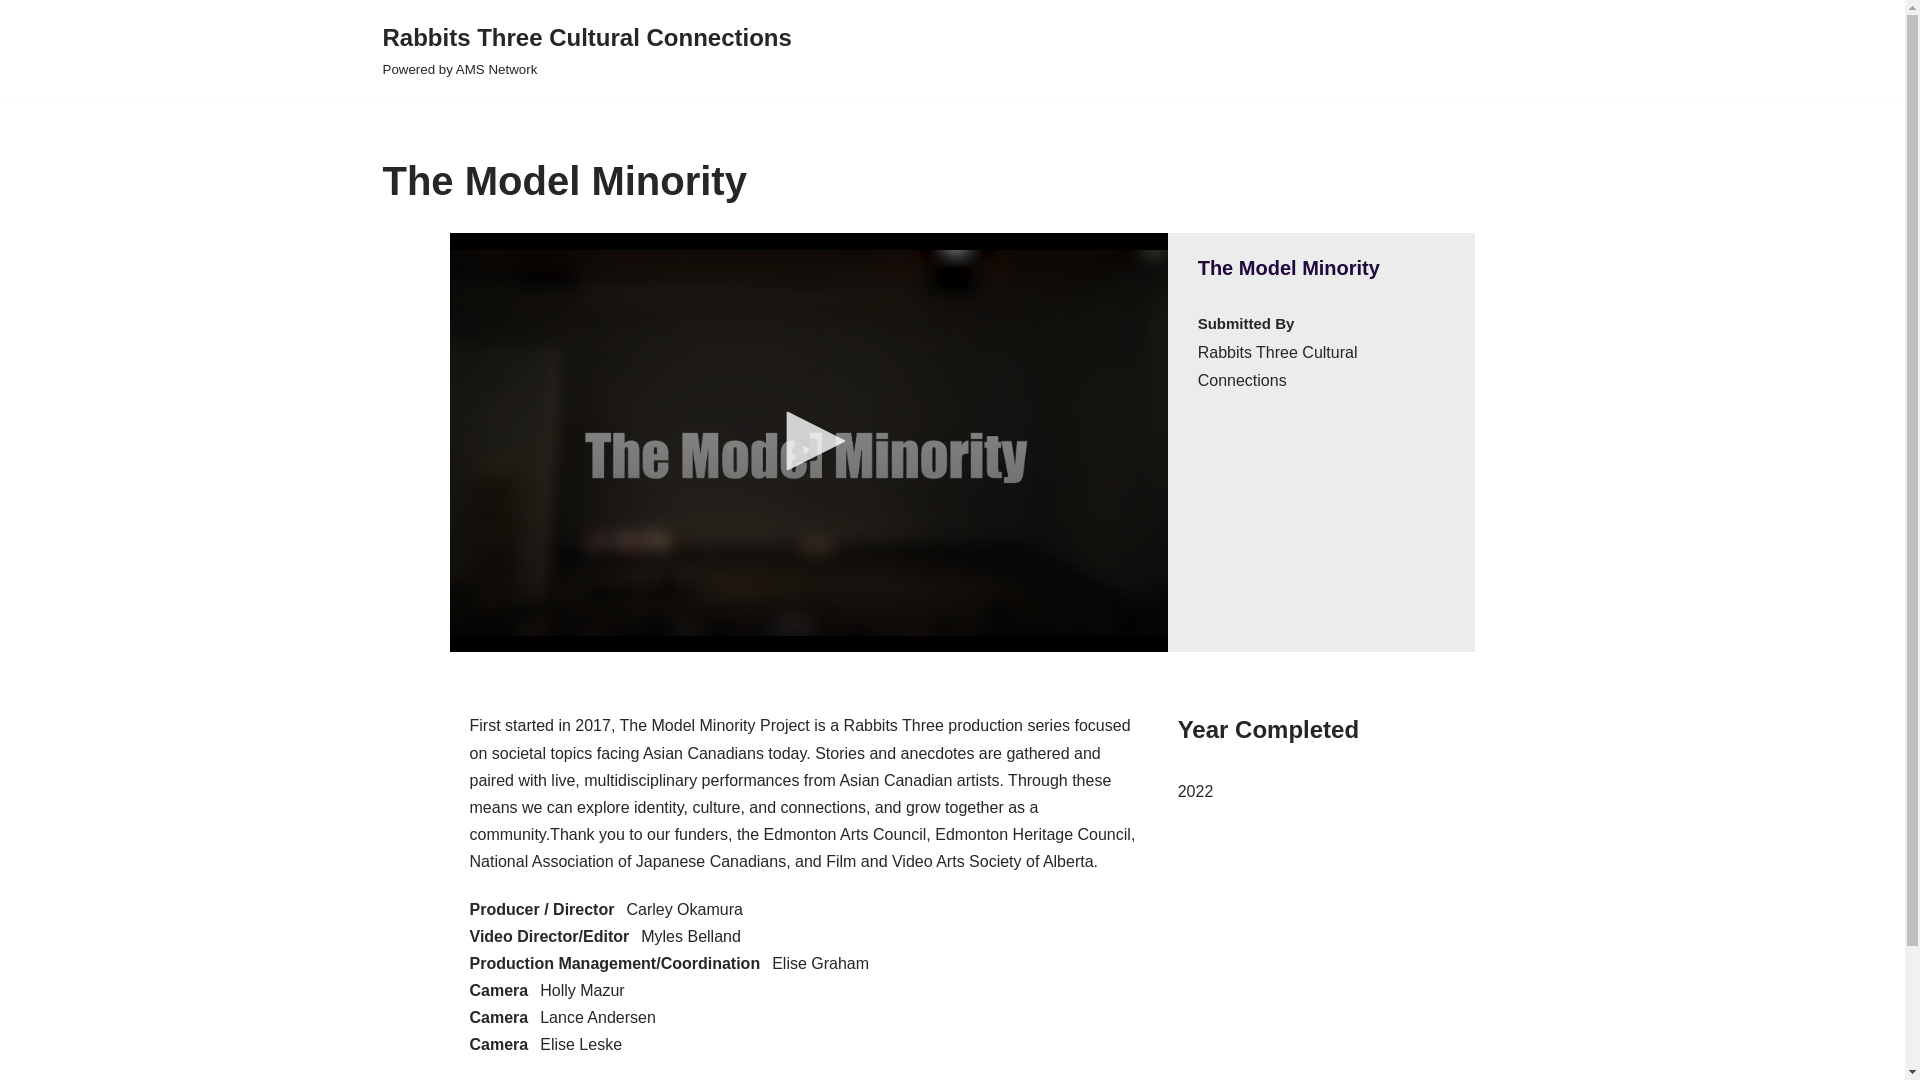 This screenshot has height=1080, width=1920. What do you see at coordinates (14, 42) in the screenshot?
I see `'Skip to content'` at bounding box center [14, 42].